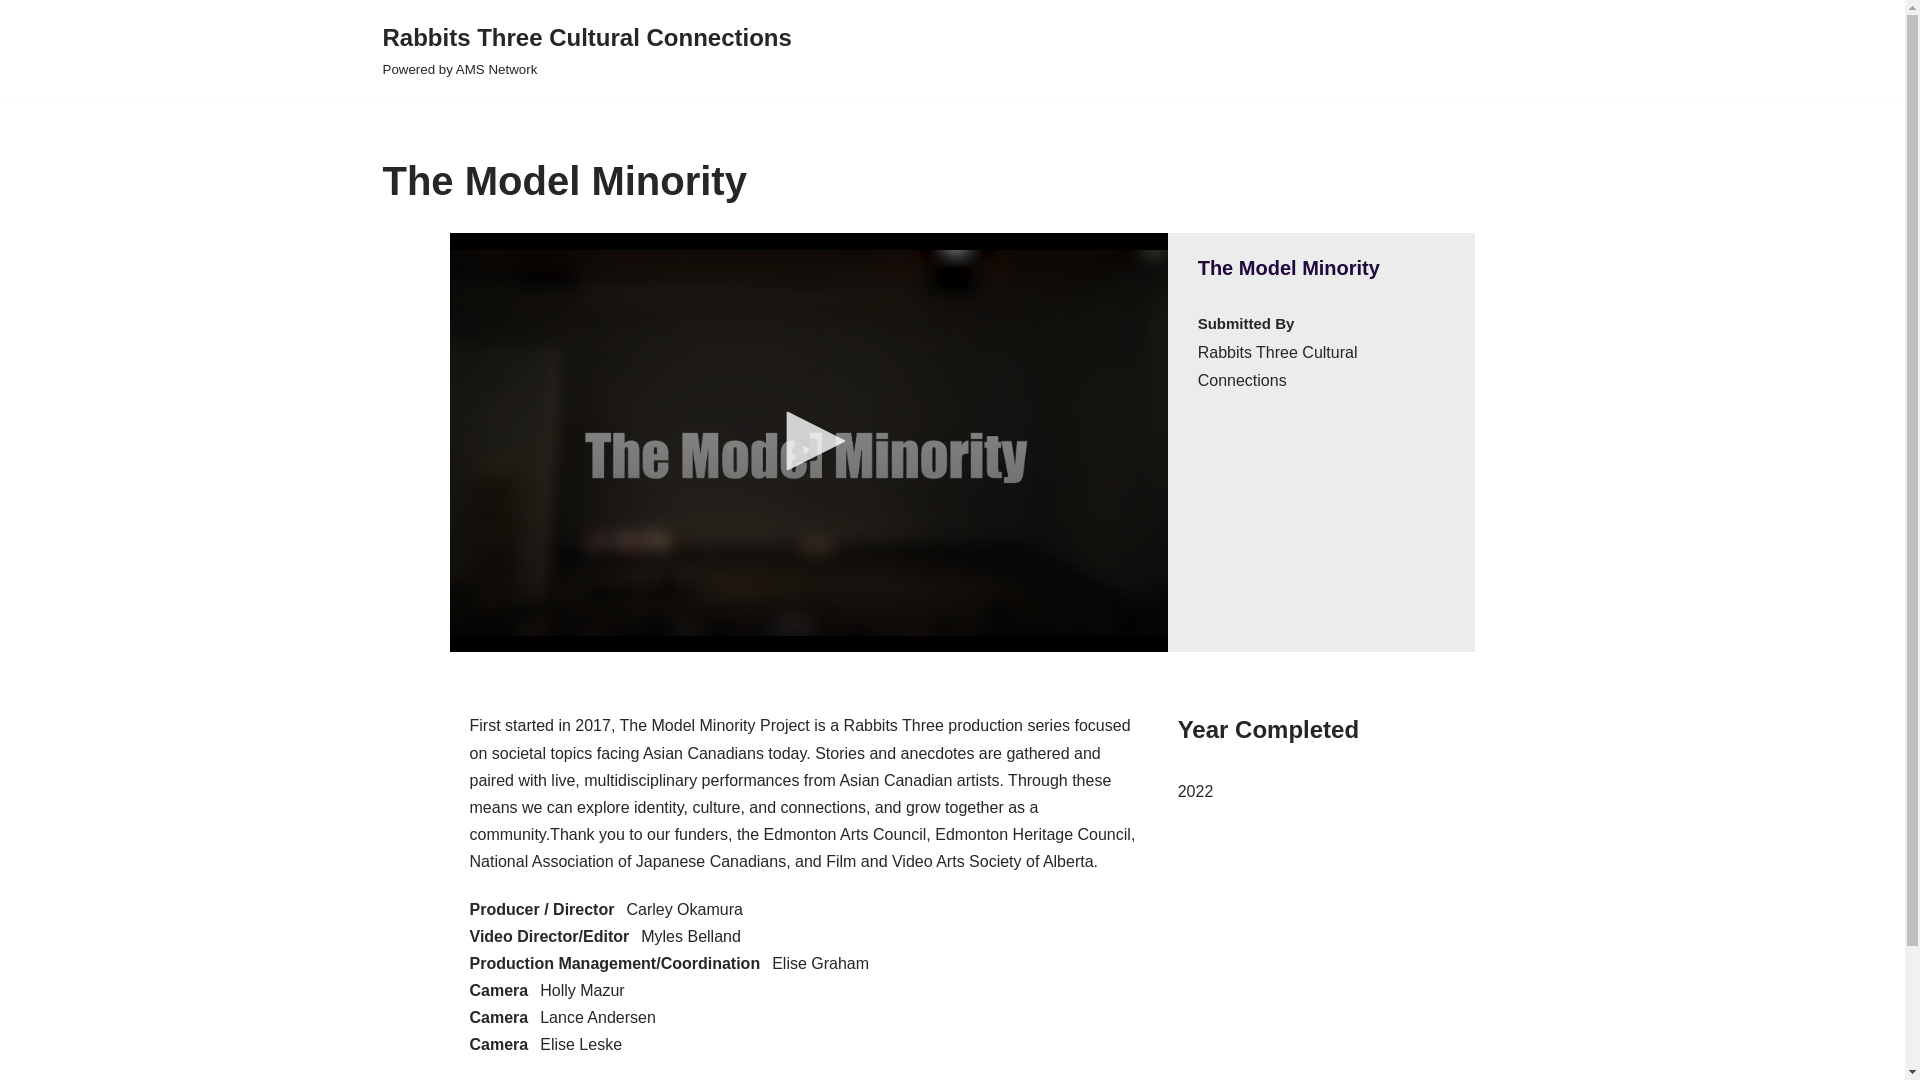 This screenshot has height=1080, width=1920. What do you see at coordinates (14, 42) in the screenshot?
I see `'Skip to content'` at bounding box center [14, 42].